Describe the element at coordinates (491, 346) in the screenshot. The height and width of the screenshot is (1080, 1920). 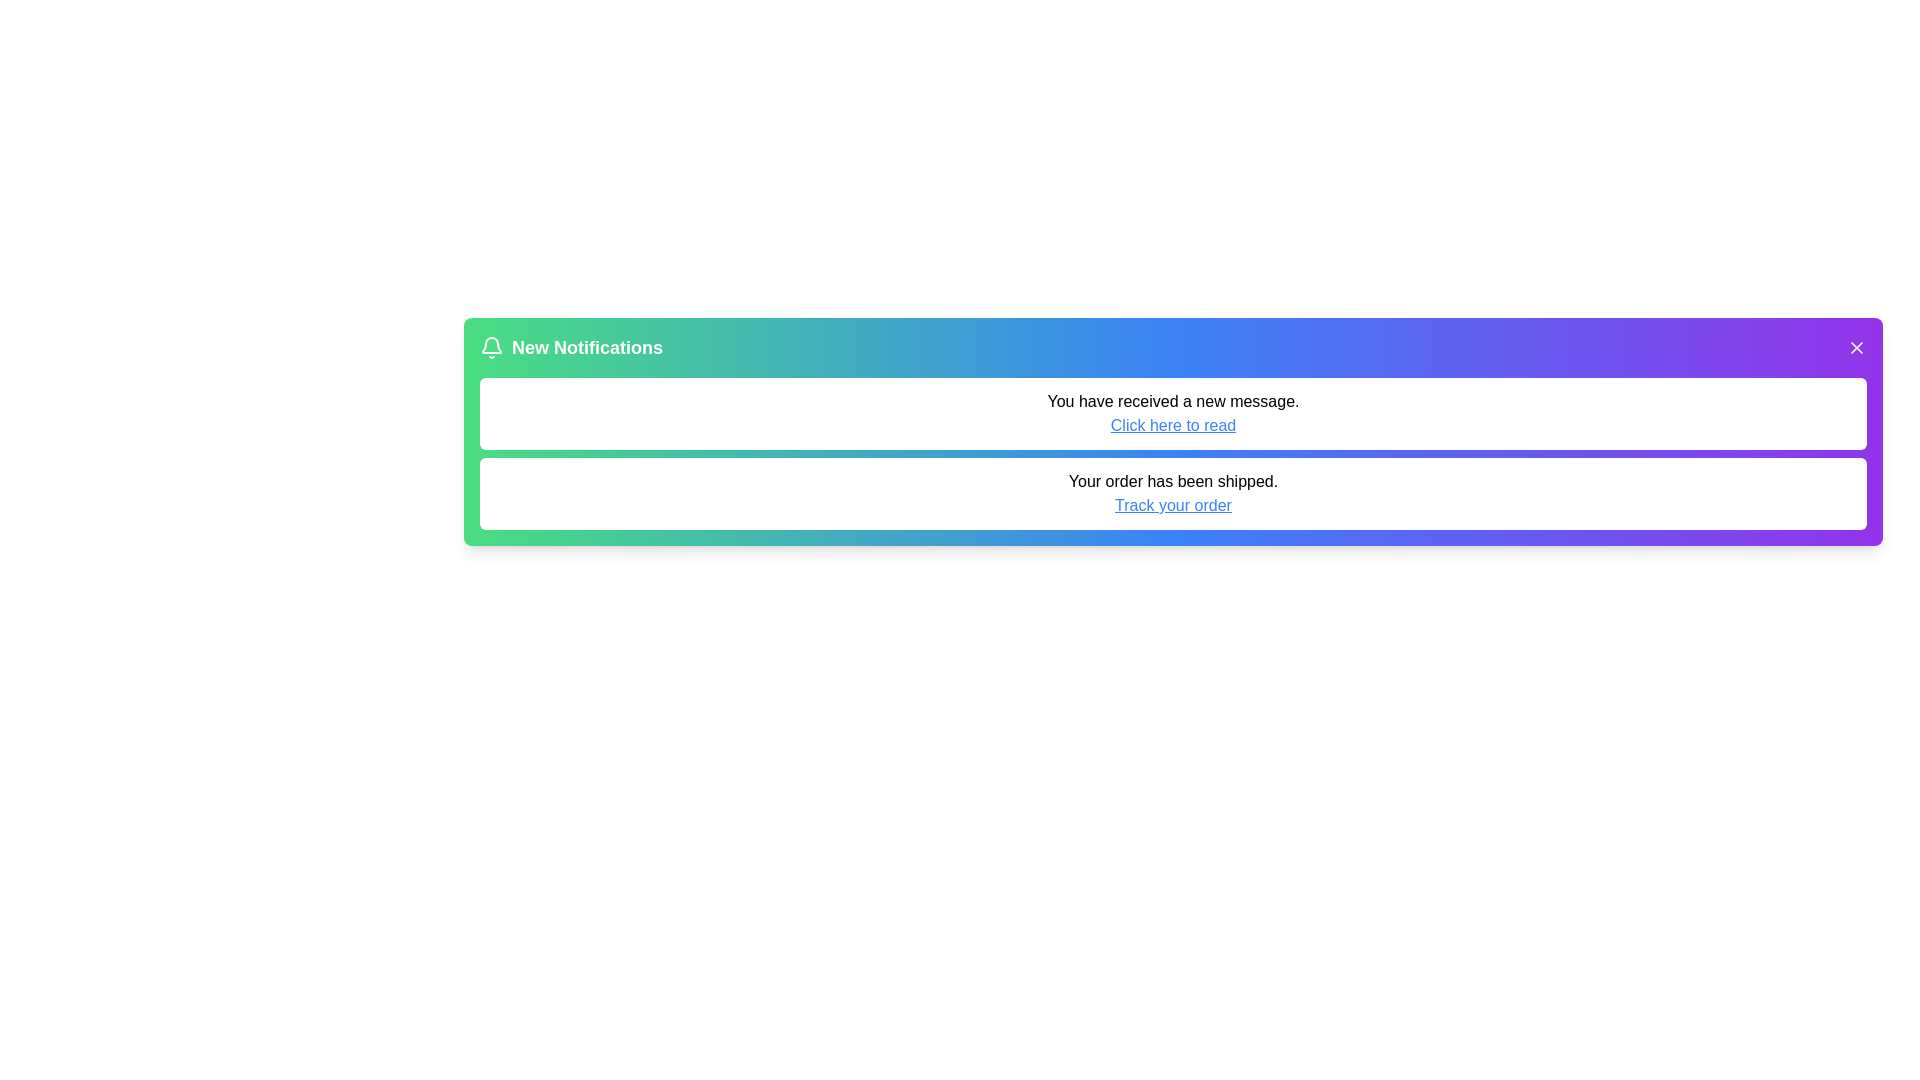
I see `the state of the bell icon located at the top-left corner of the notification panel, which serves as an indicator for new notifications` at that location.